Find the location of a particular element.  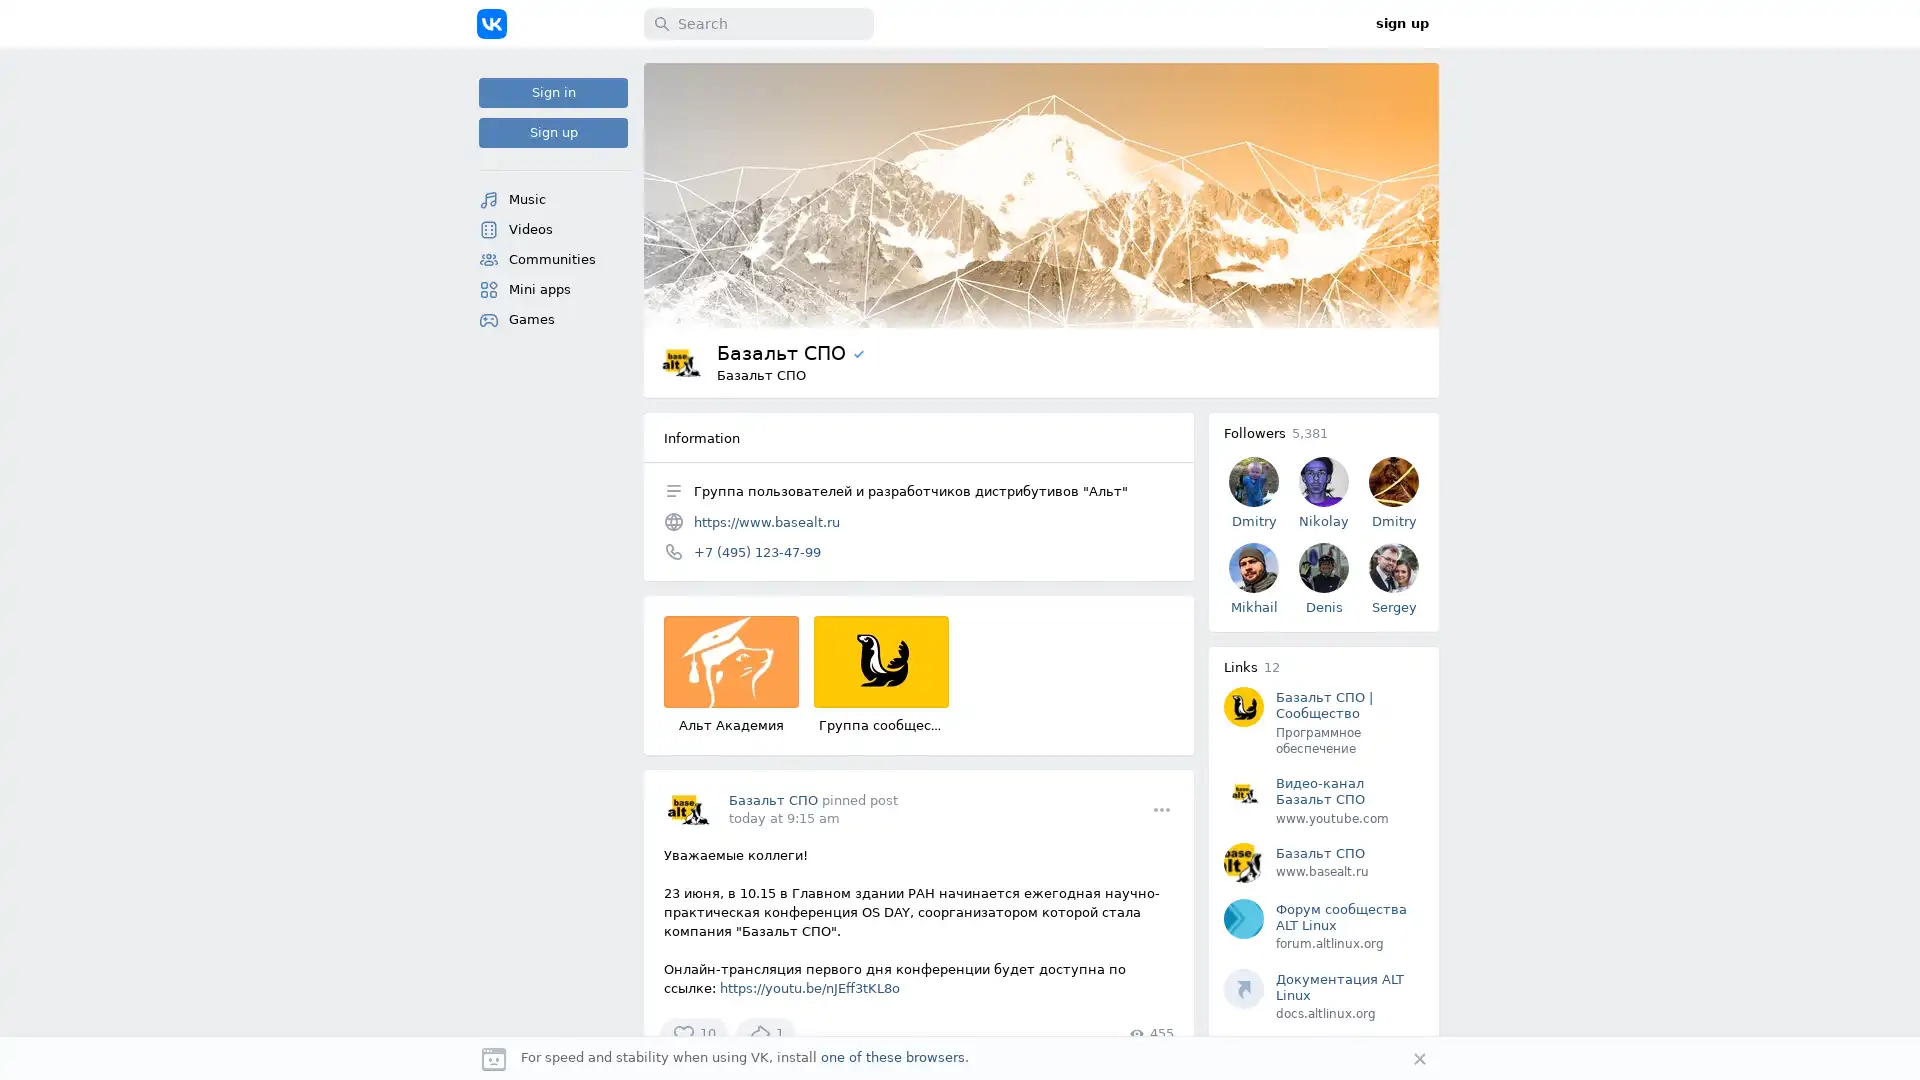

Close is located at coordinates (1419, 1058).